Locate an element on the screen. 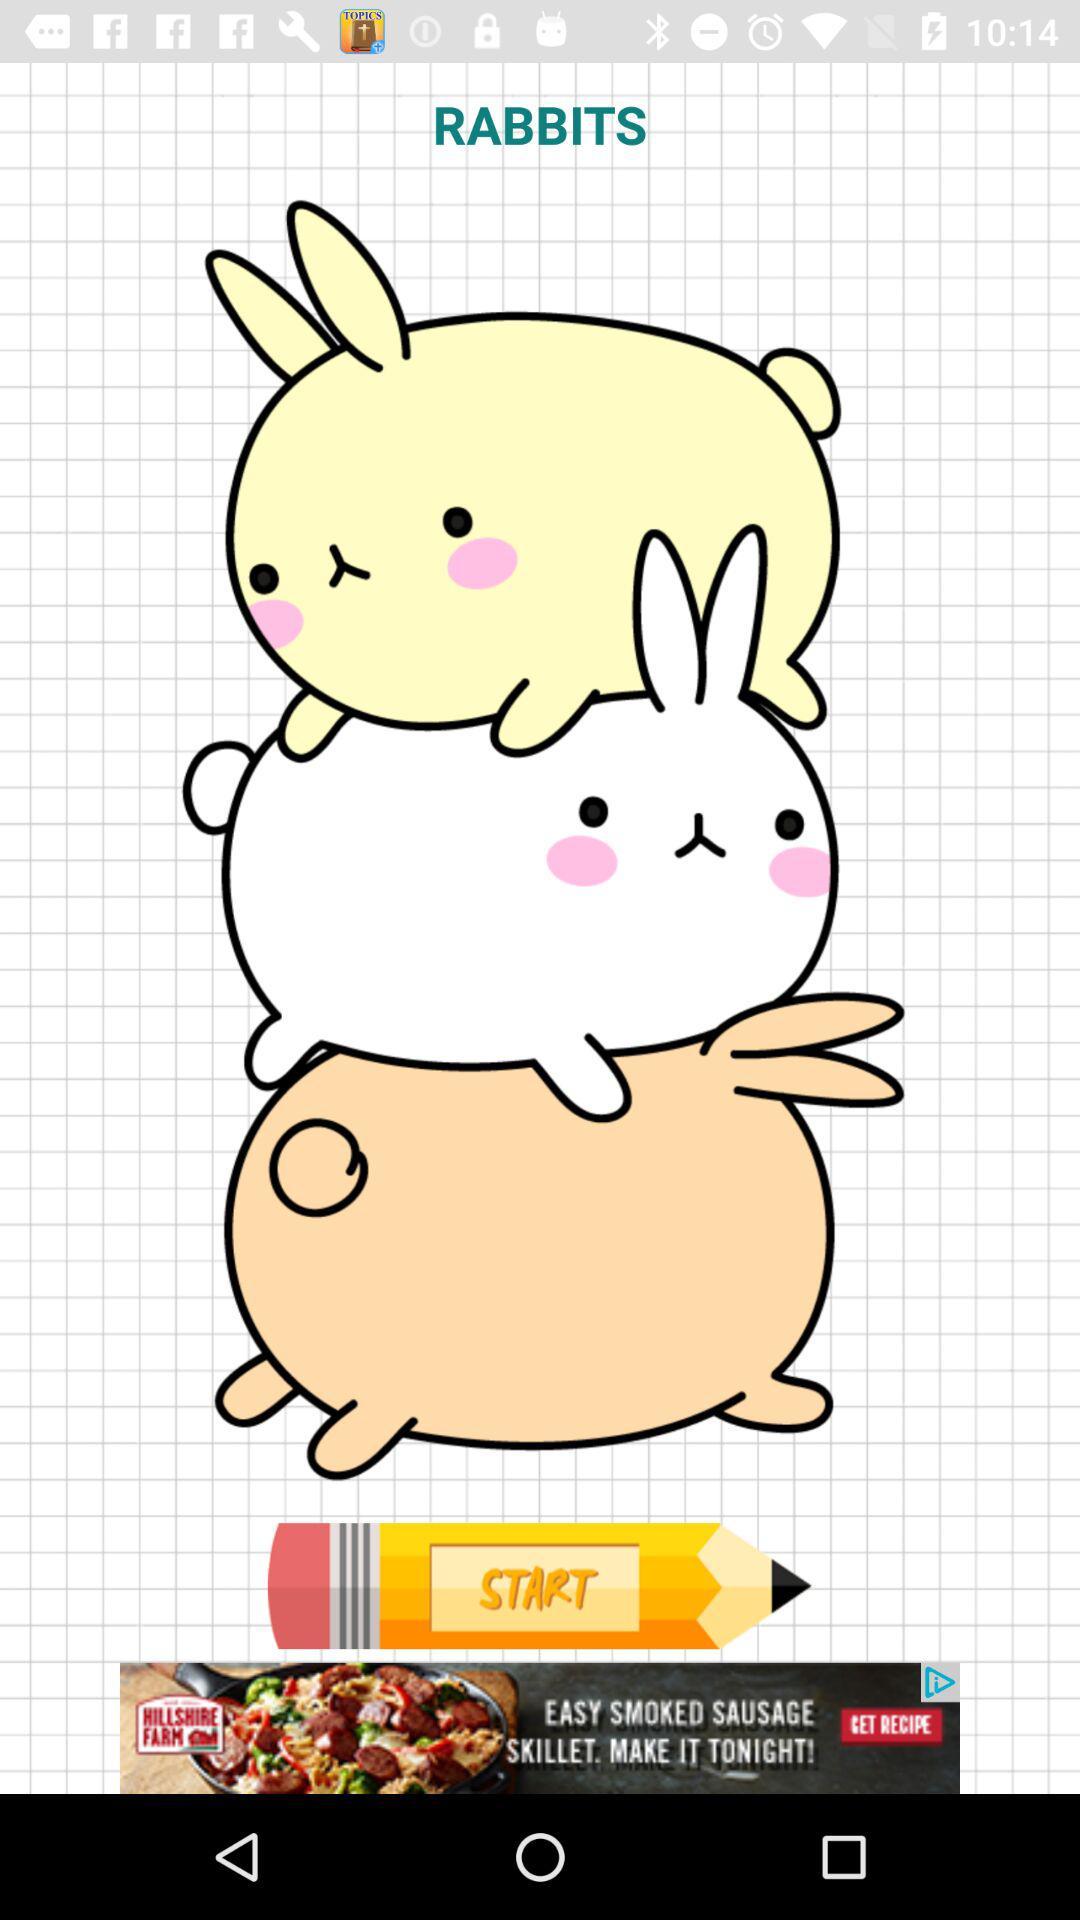  start this is located at coordinates (538, 1585).